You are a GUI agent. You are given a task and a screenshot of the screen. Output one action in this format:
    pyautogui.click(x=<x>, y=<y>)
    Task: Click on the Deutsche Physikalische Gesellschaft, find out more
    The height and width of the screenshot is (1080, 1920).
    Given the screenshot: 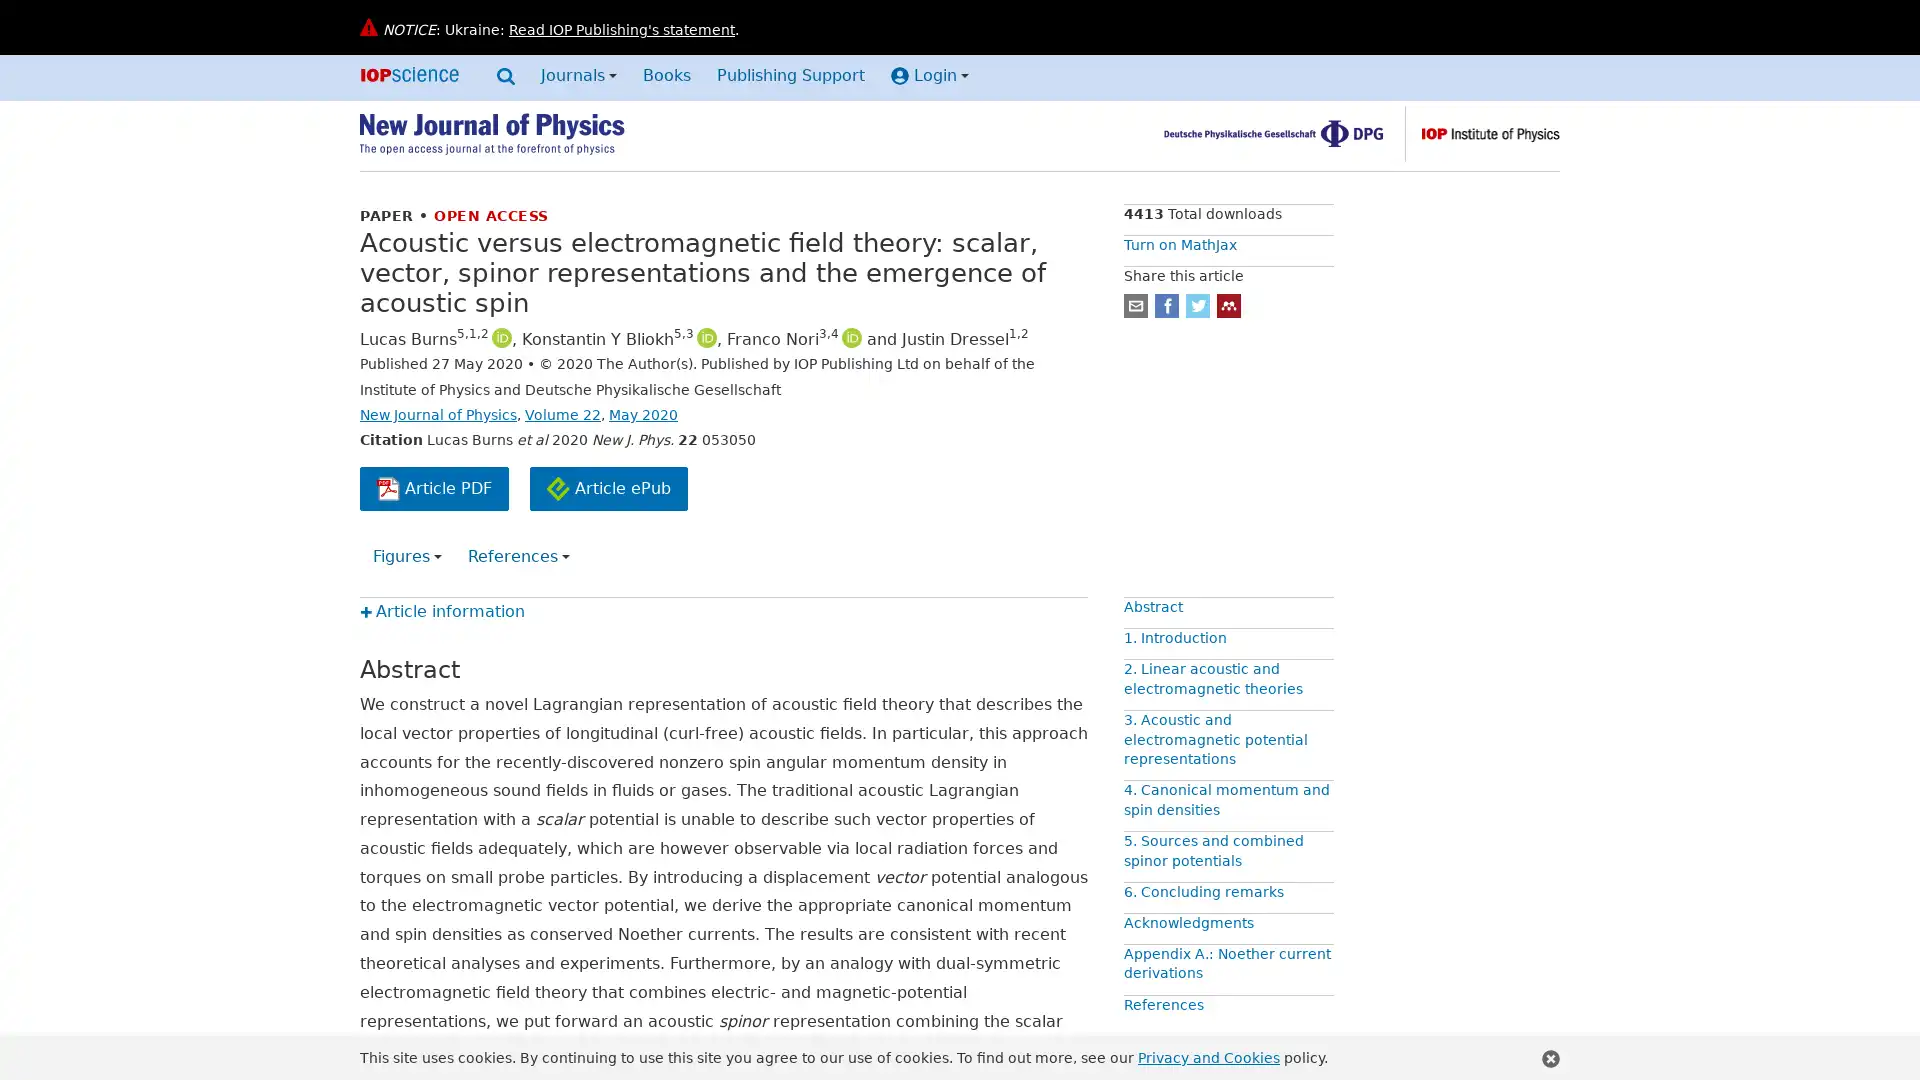 What is the action you would take?
    pyautogui.click(x=1271, y=136)
    